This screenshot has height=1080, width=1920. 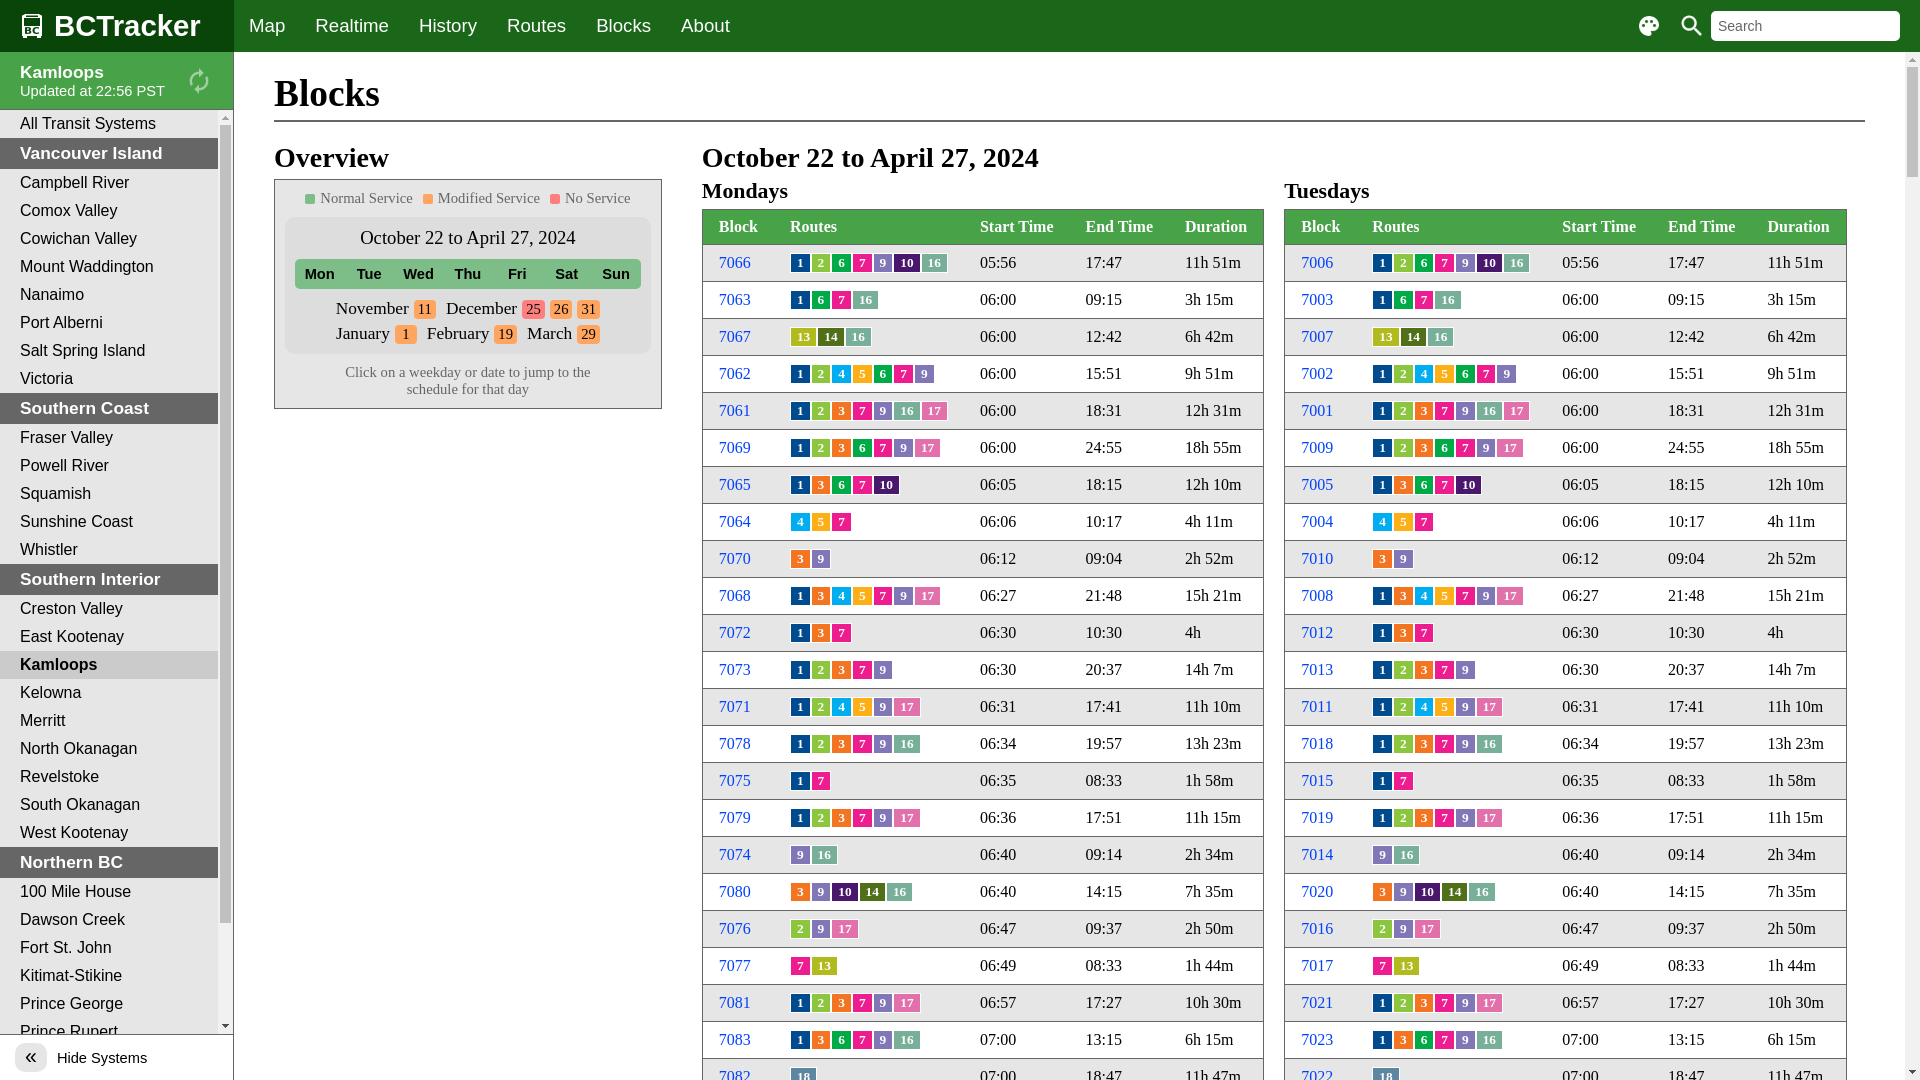 I want to click on '7', so click(x=841, y=300).